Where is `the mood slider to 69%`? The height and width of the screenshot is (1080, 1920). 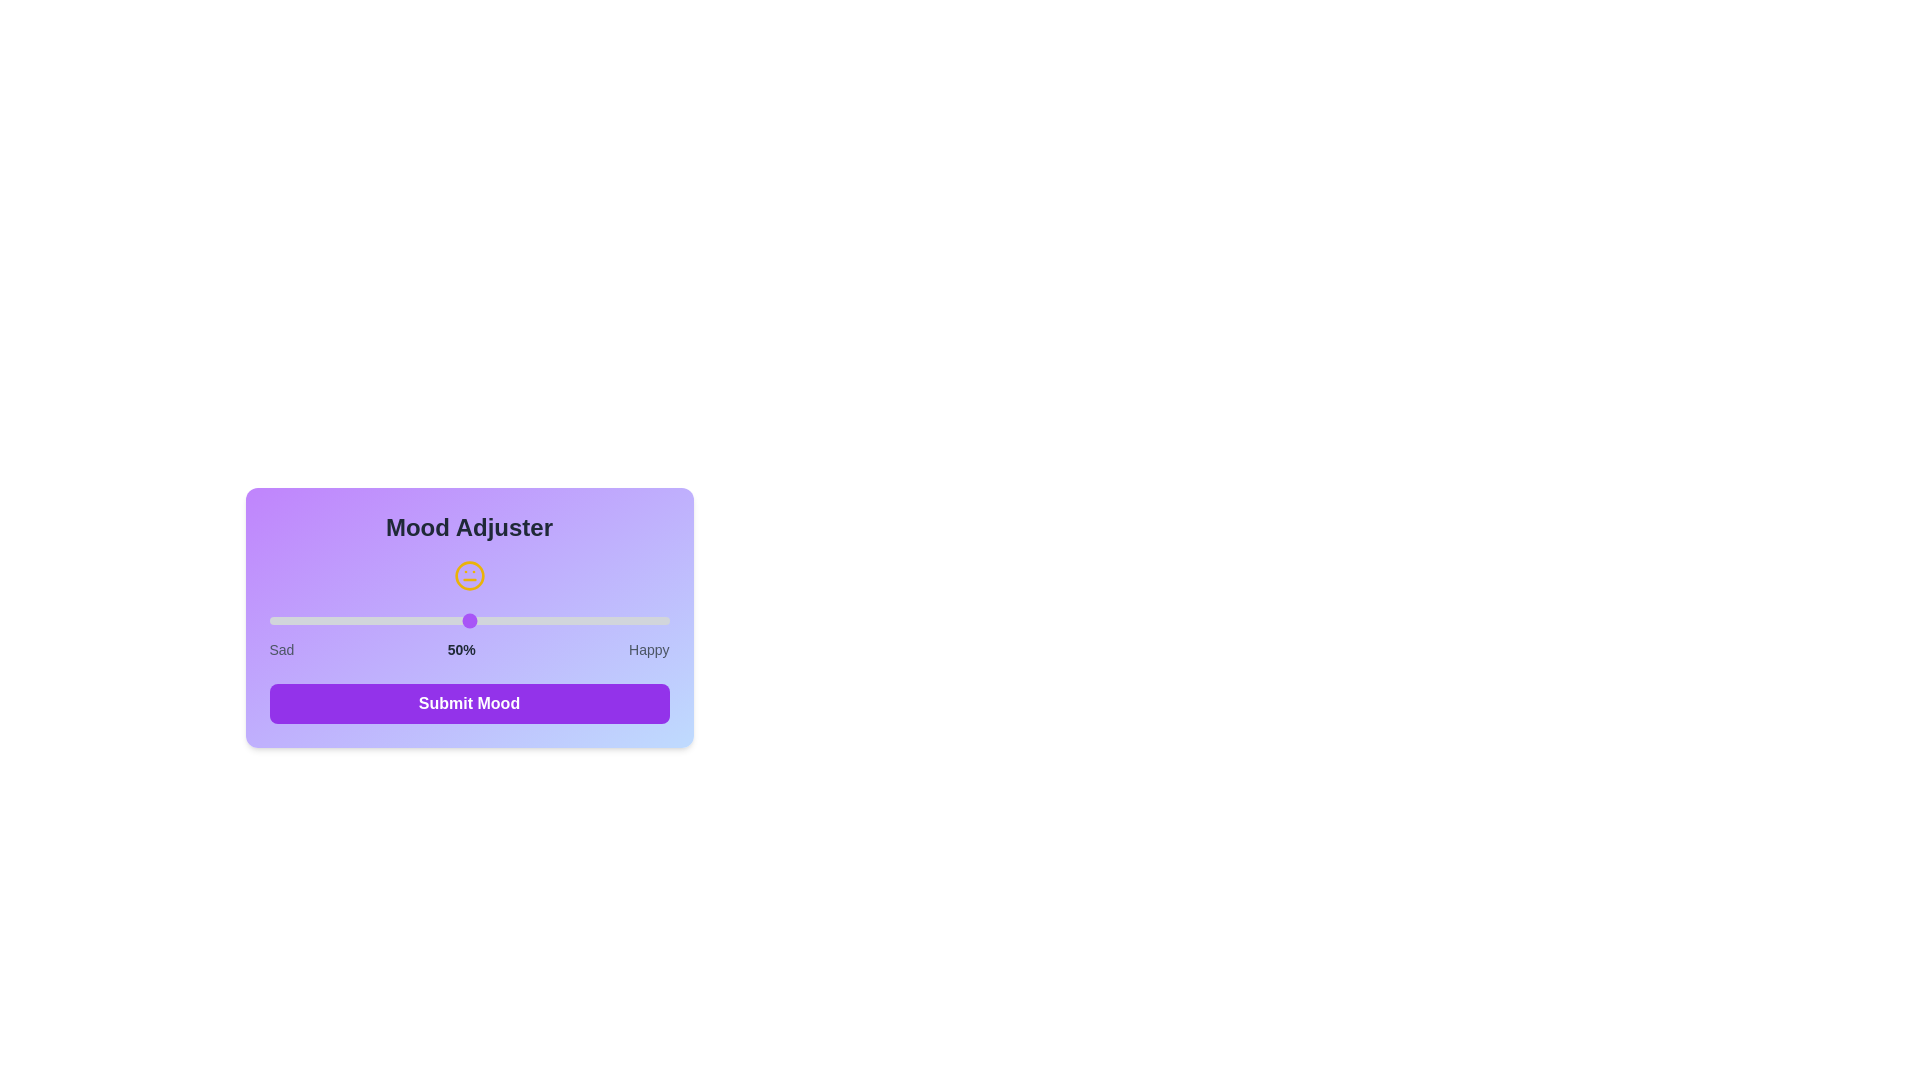 the mood slider to 69% is located at coordinates (545, 620).